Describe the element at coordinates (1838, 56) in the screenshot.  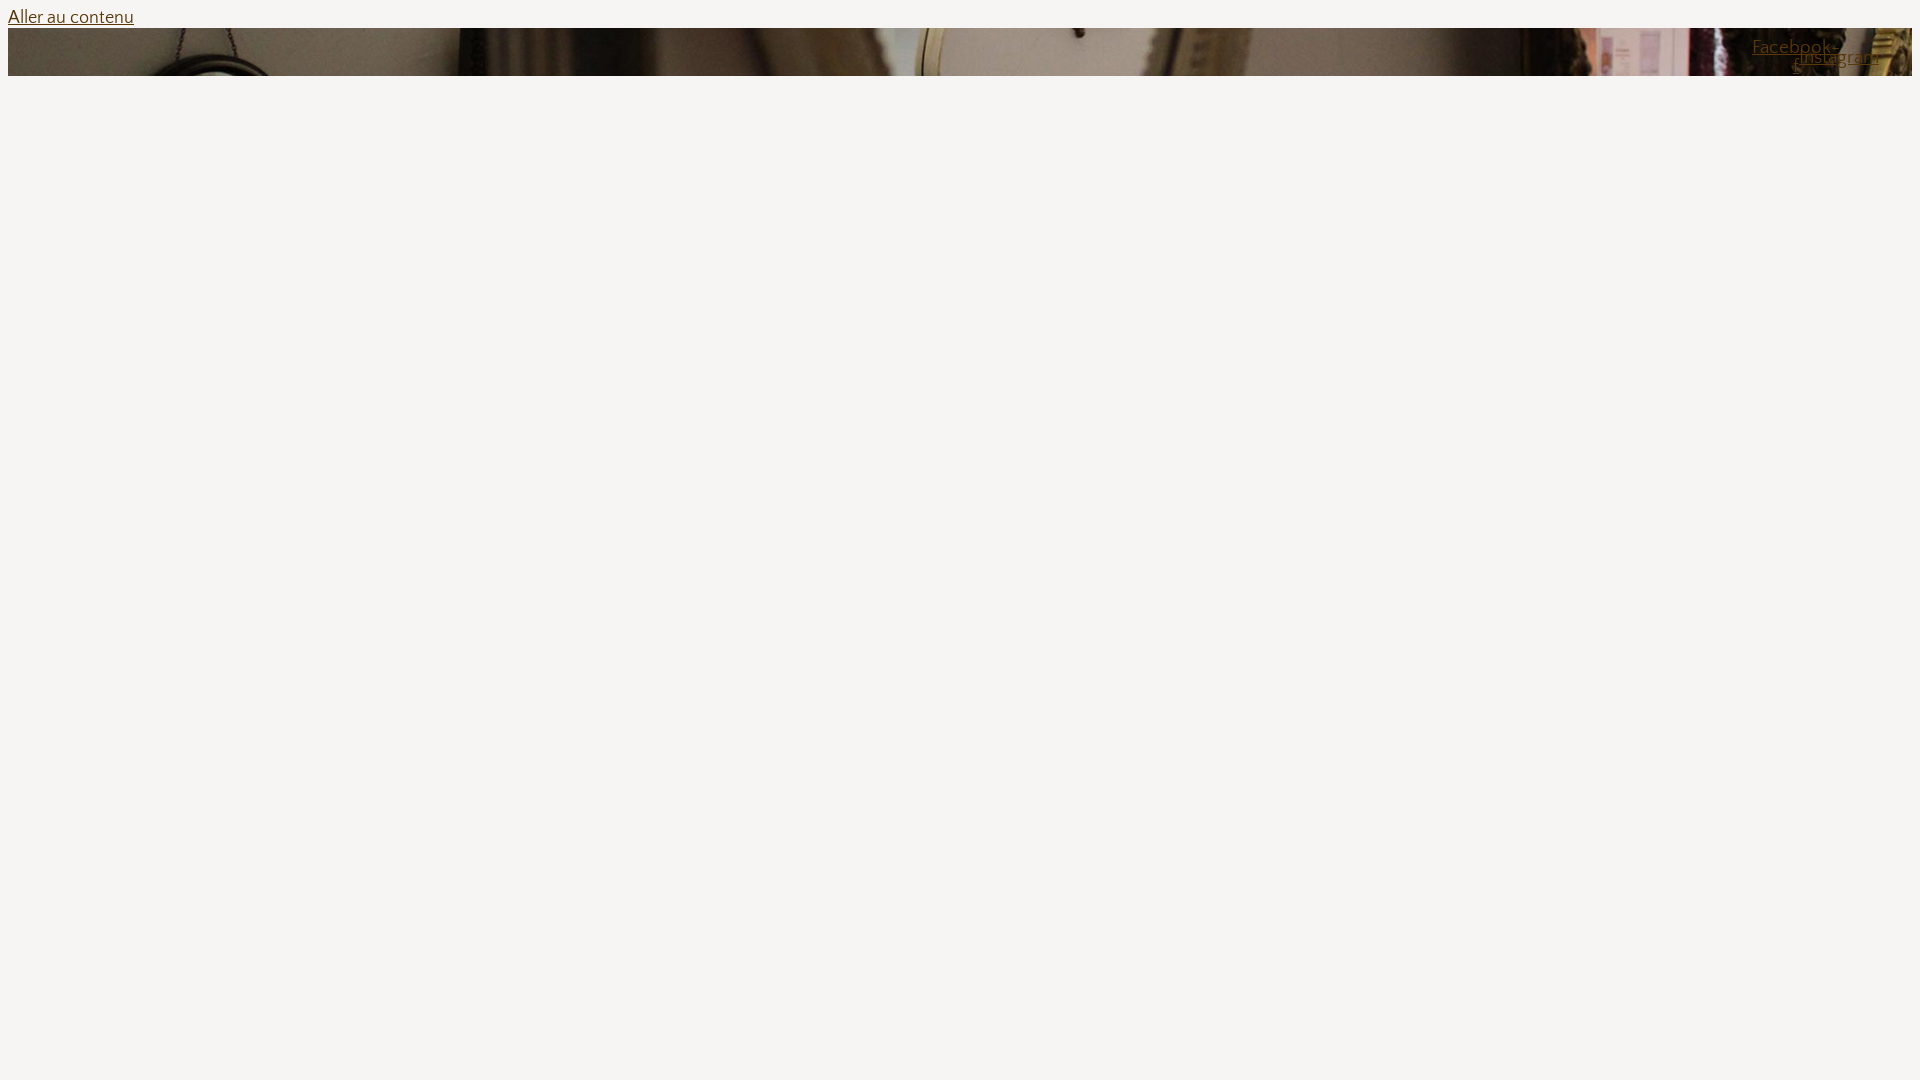
I see `'Instagram'` at that location.